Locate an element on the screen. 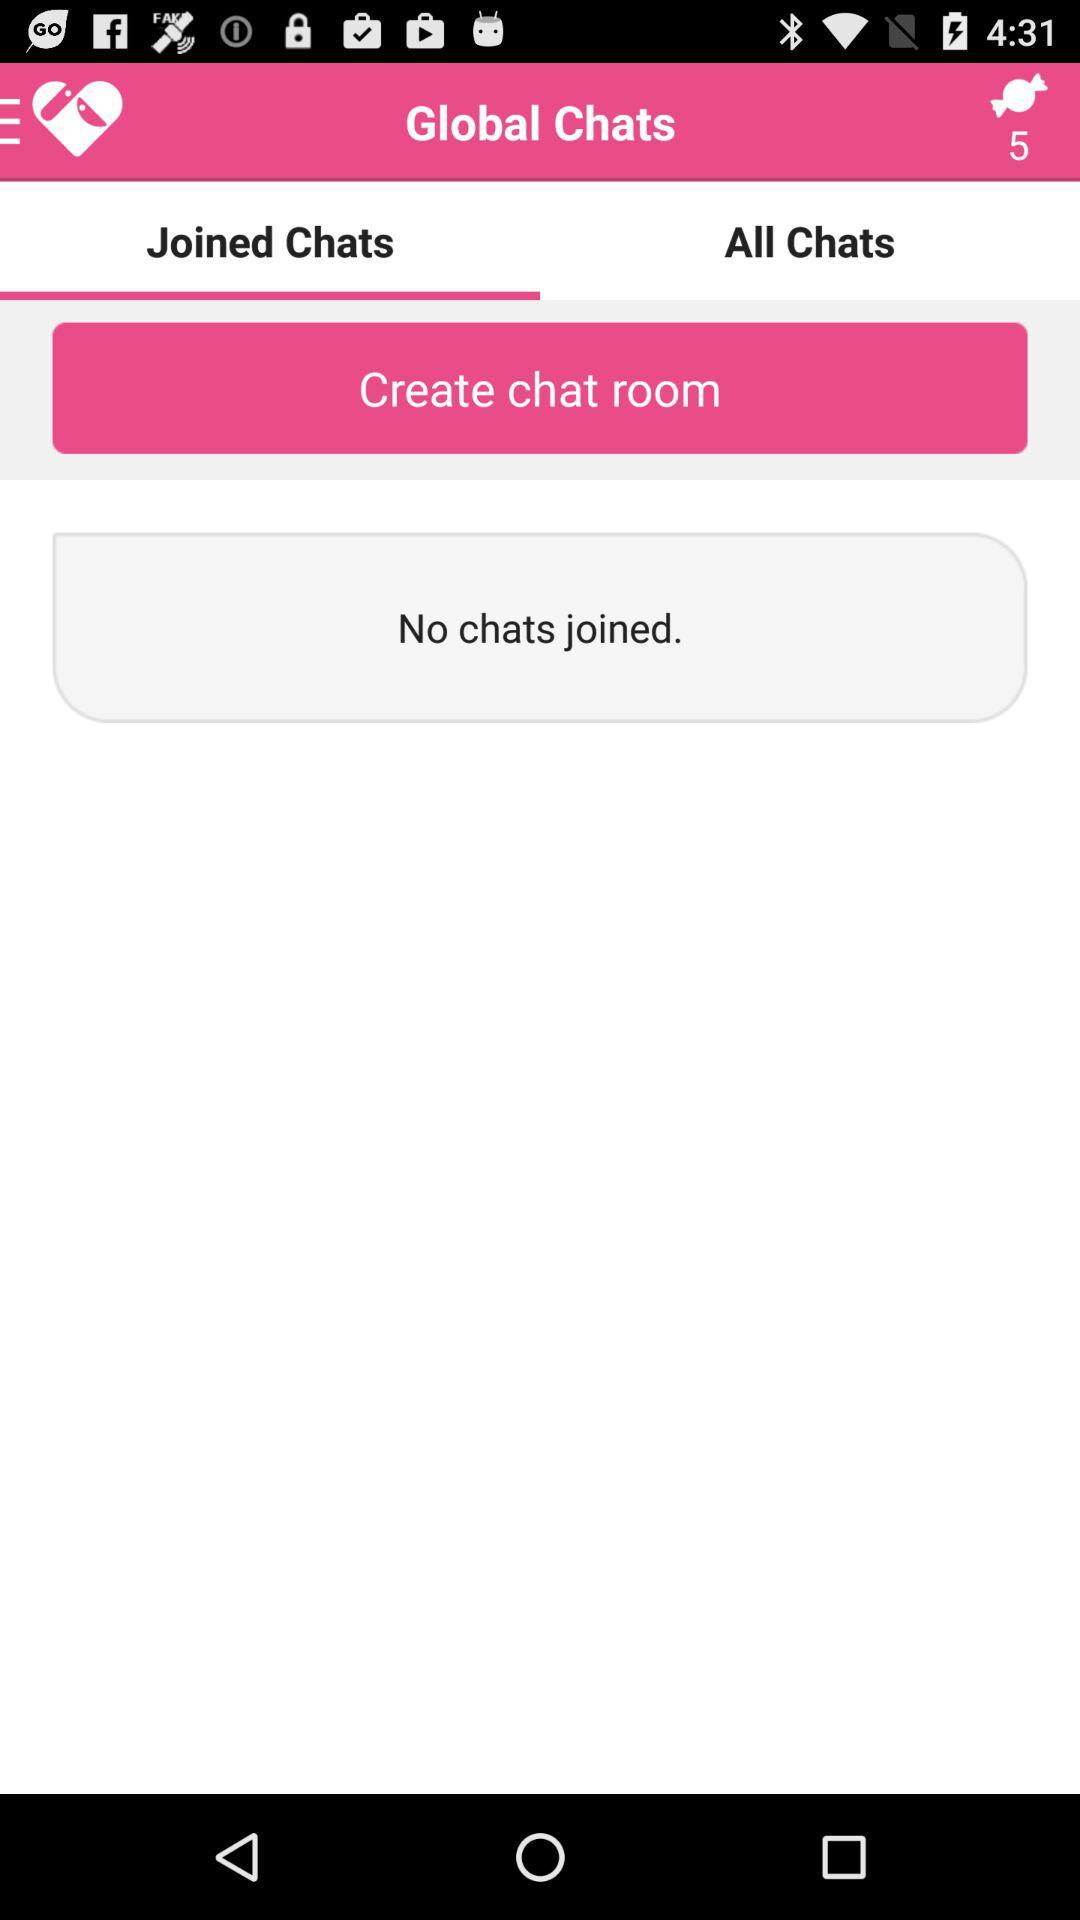  the create chat room icon is located at coordinates (540, 388).